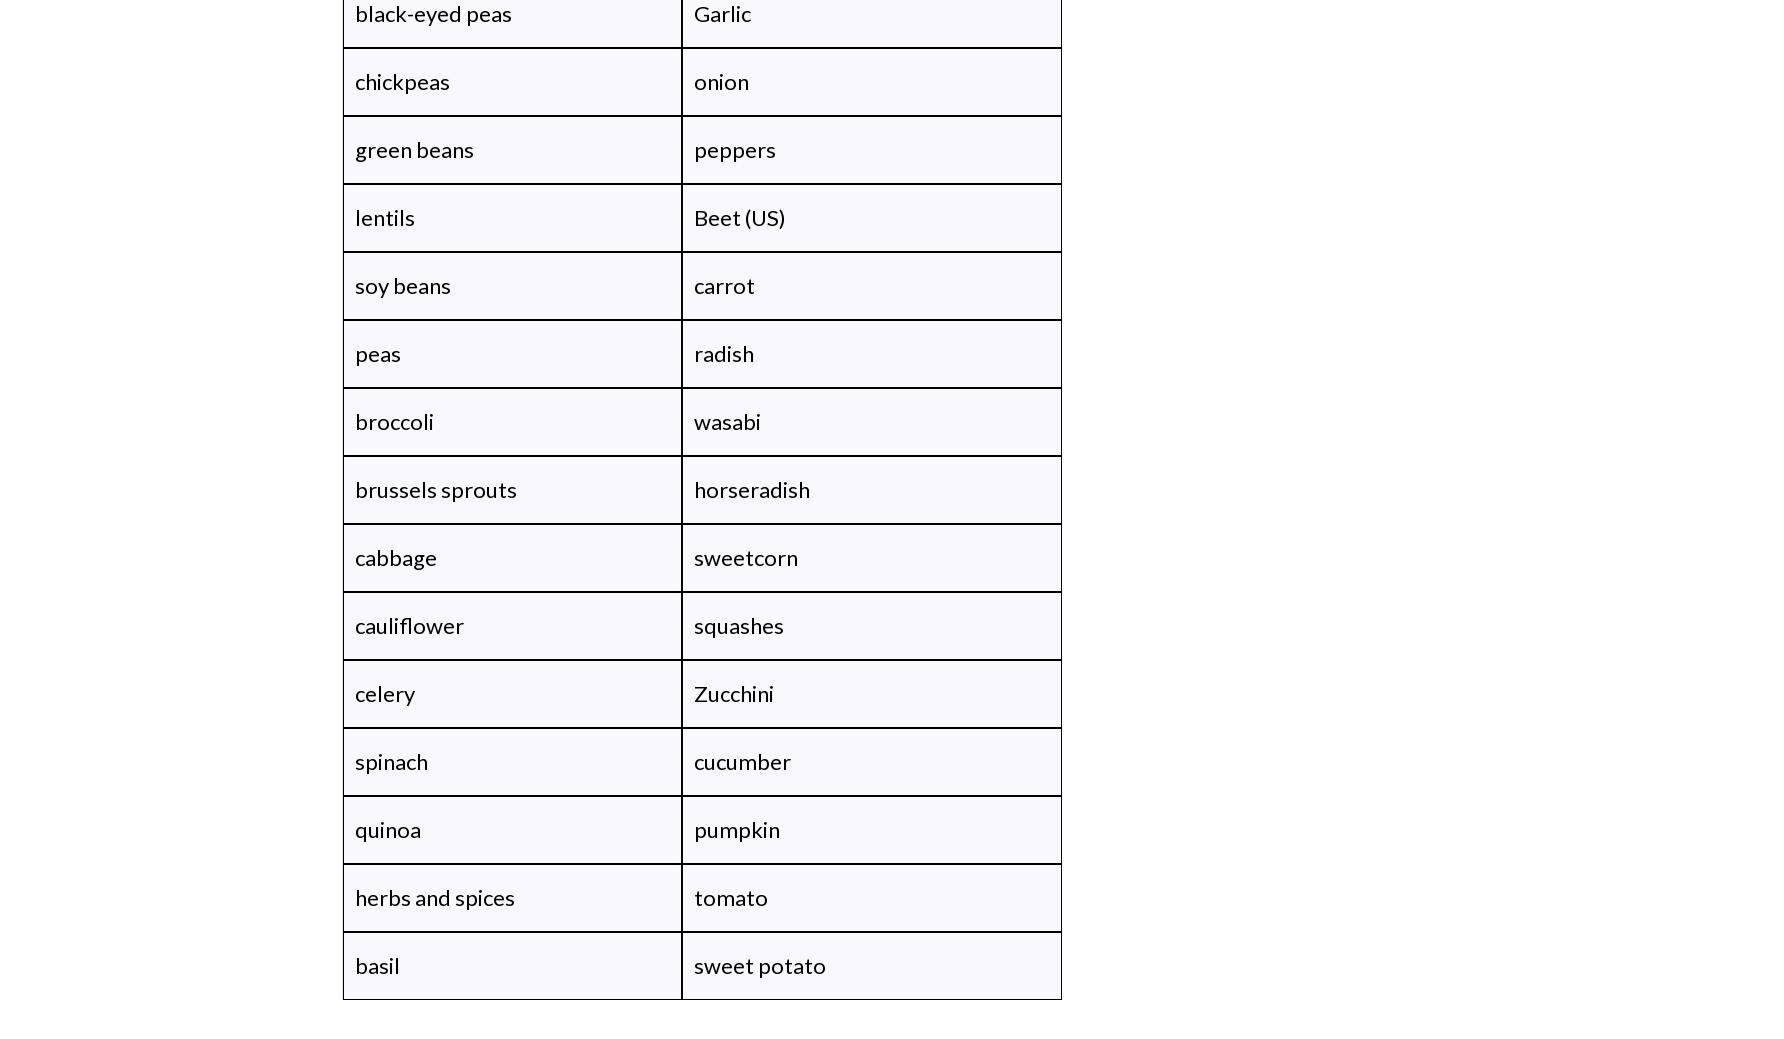  I want to click on 'spinach', so click(390, 760).